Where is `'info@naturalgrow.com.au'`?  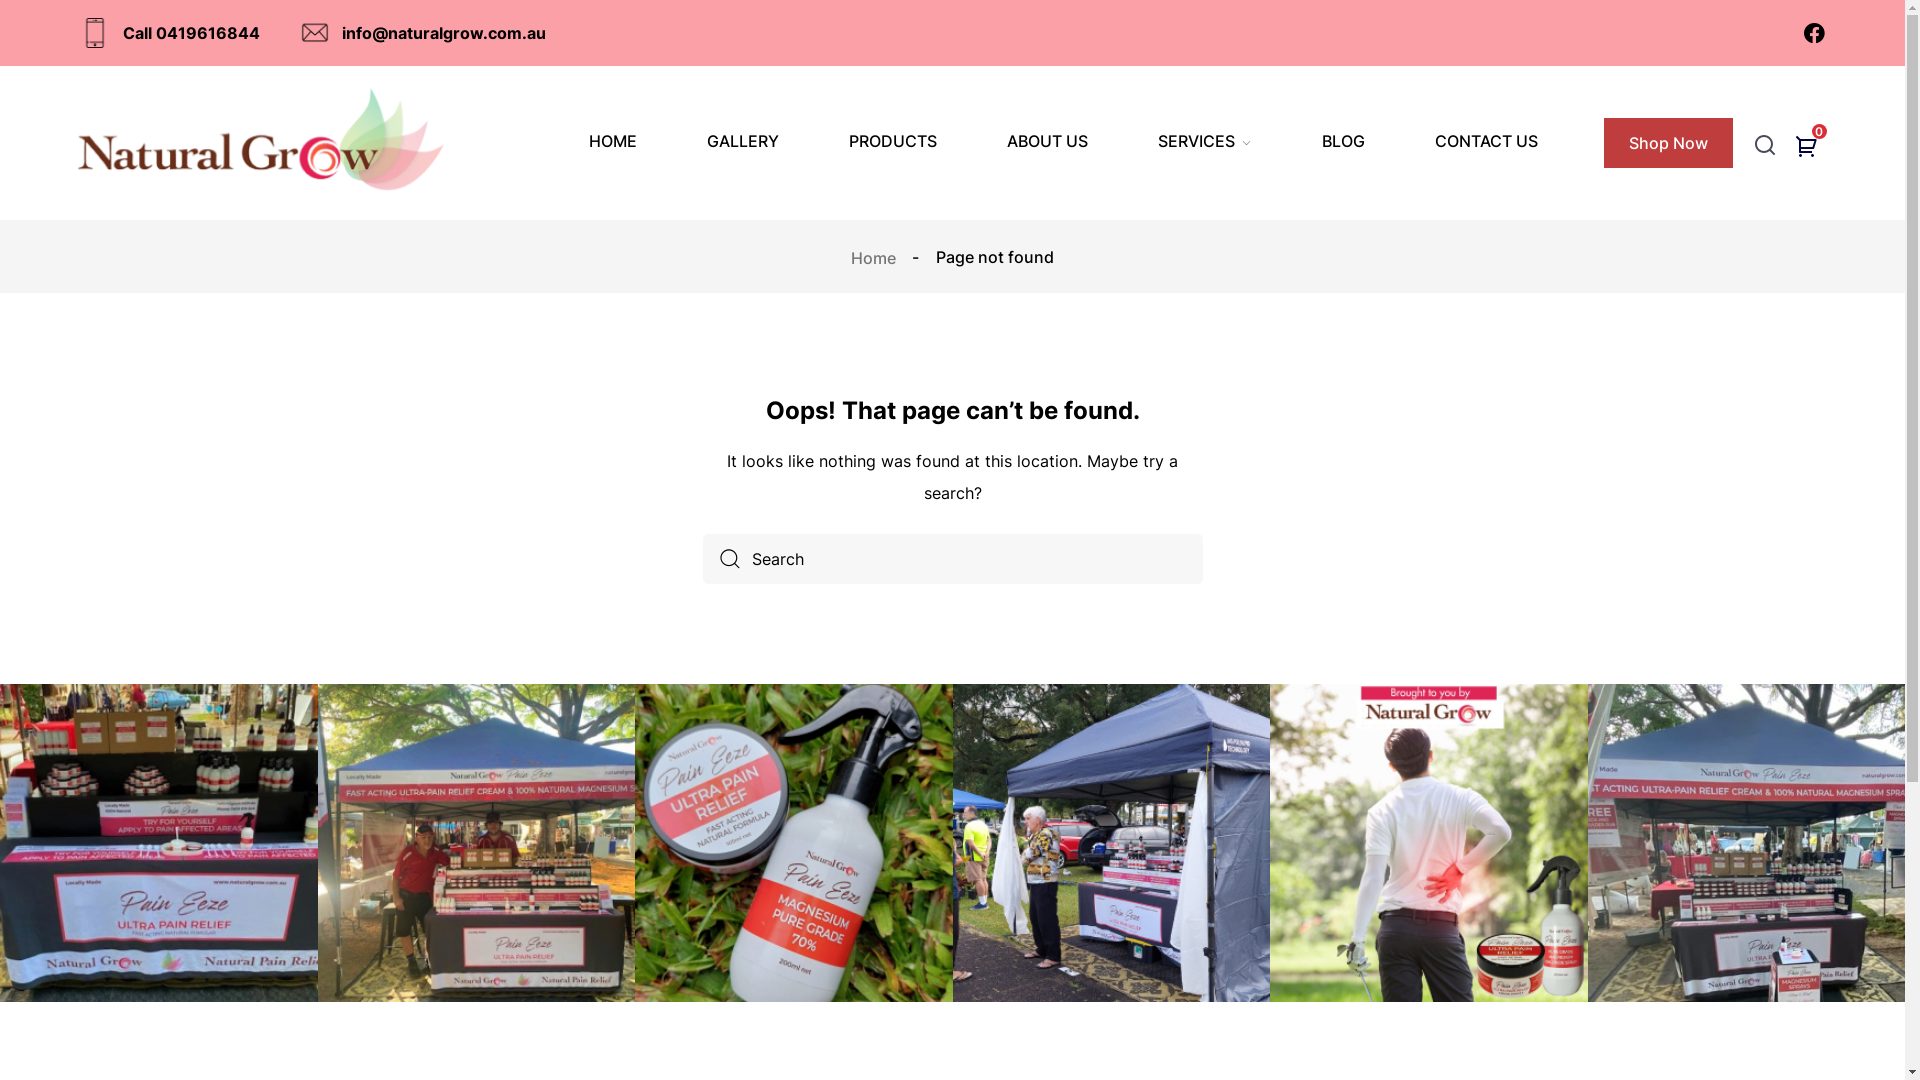 'info@naturalgrow.com.au' is located at coordinates (422, 33).